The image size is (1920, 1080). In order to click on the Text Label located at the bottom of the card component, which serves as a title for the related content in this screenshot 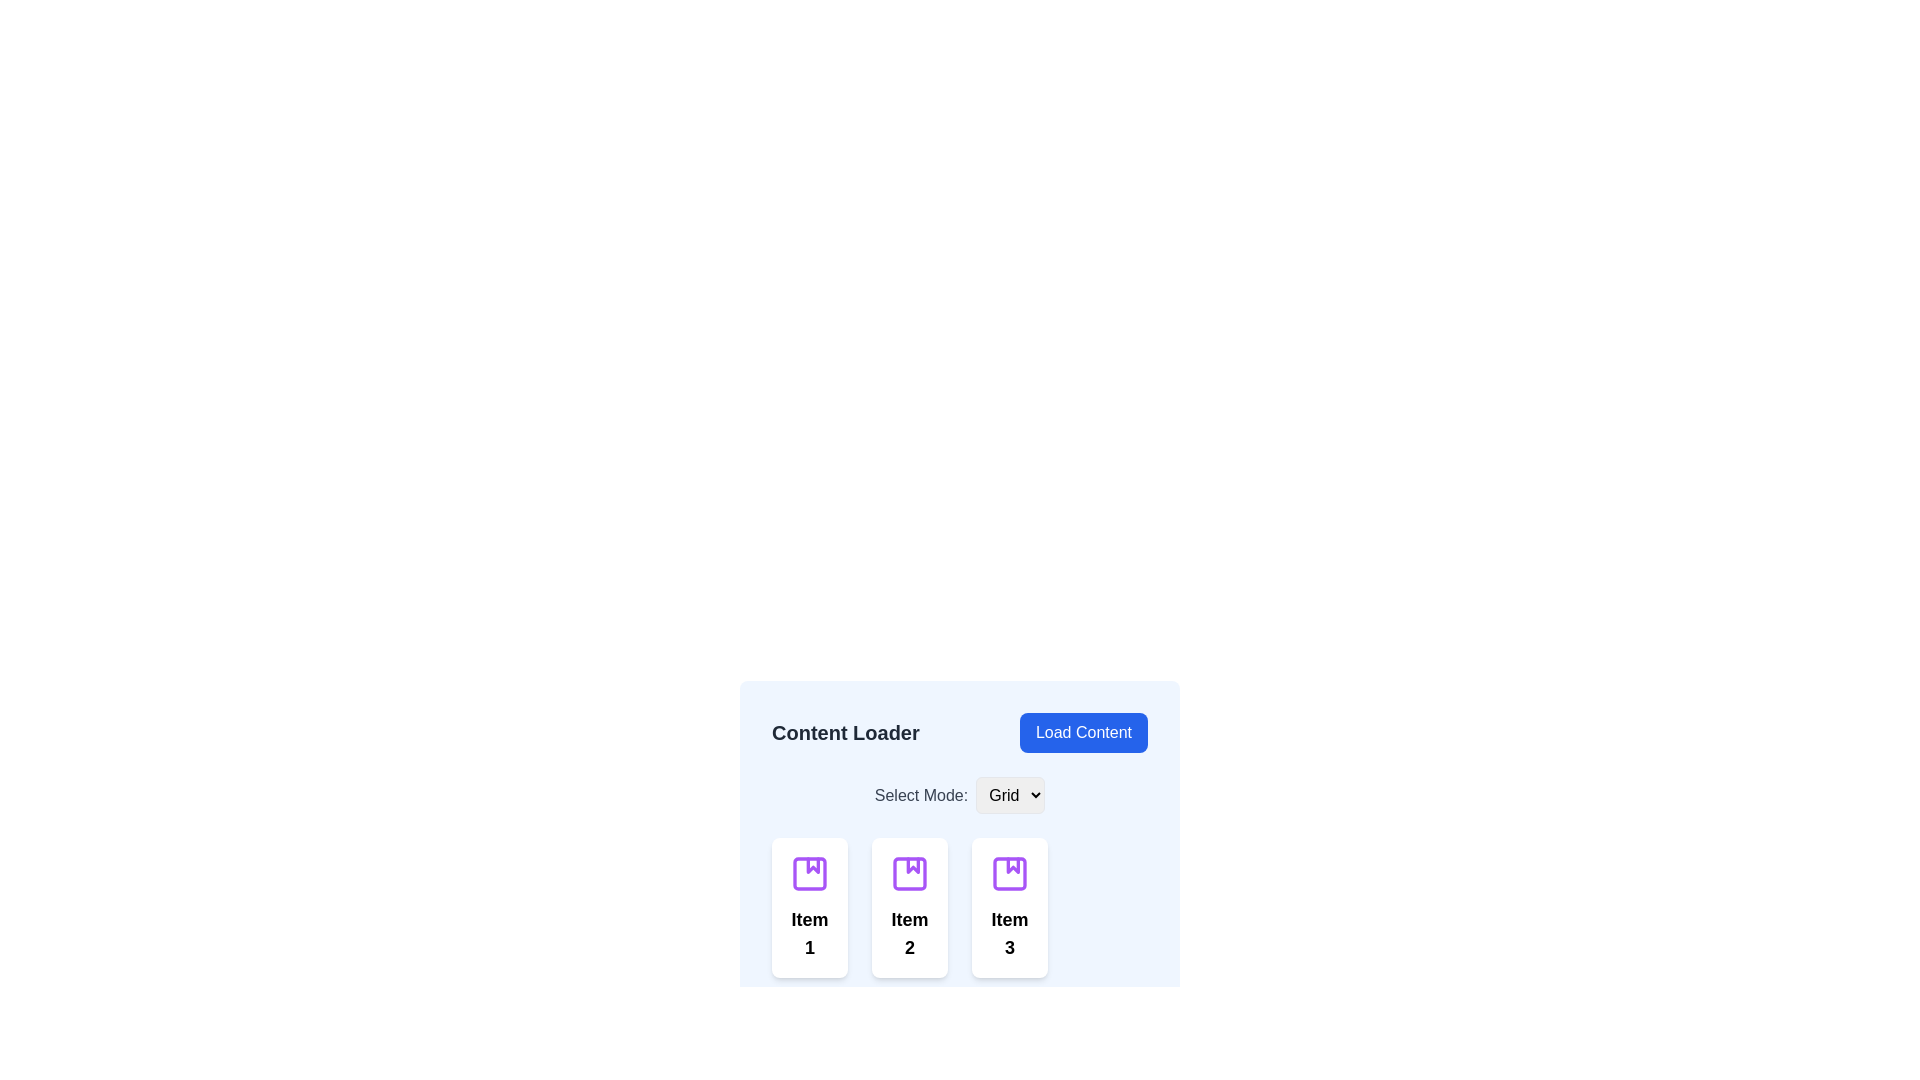, I will do `click(810, 933)`.